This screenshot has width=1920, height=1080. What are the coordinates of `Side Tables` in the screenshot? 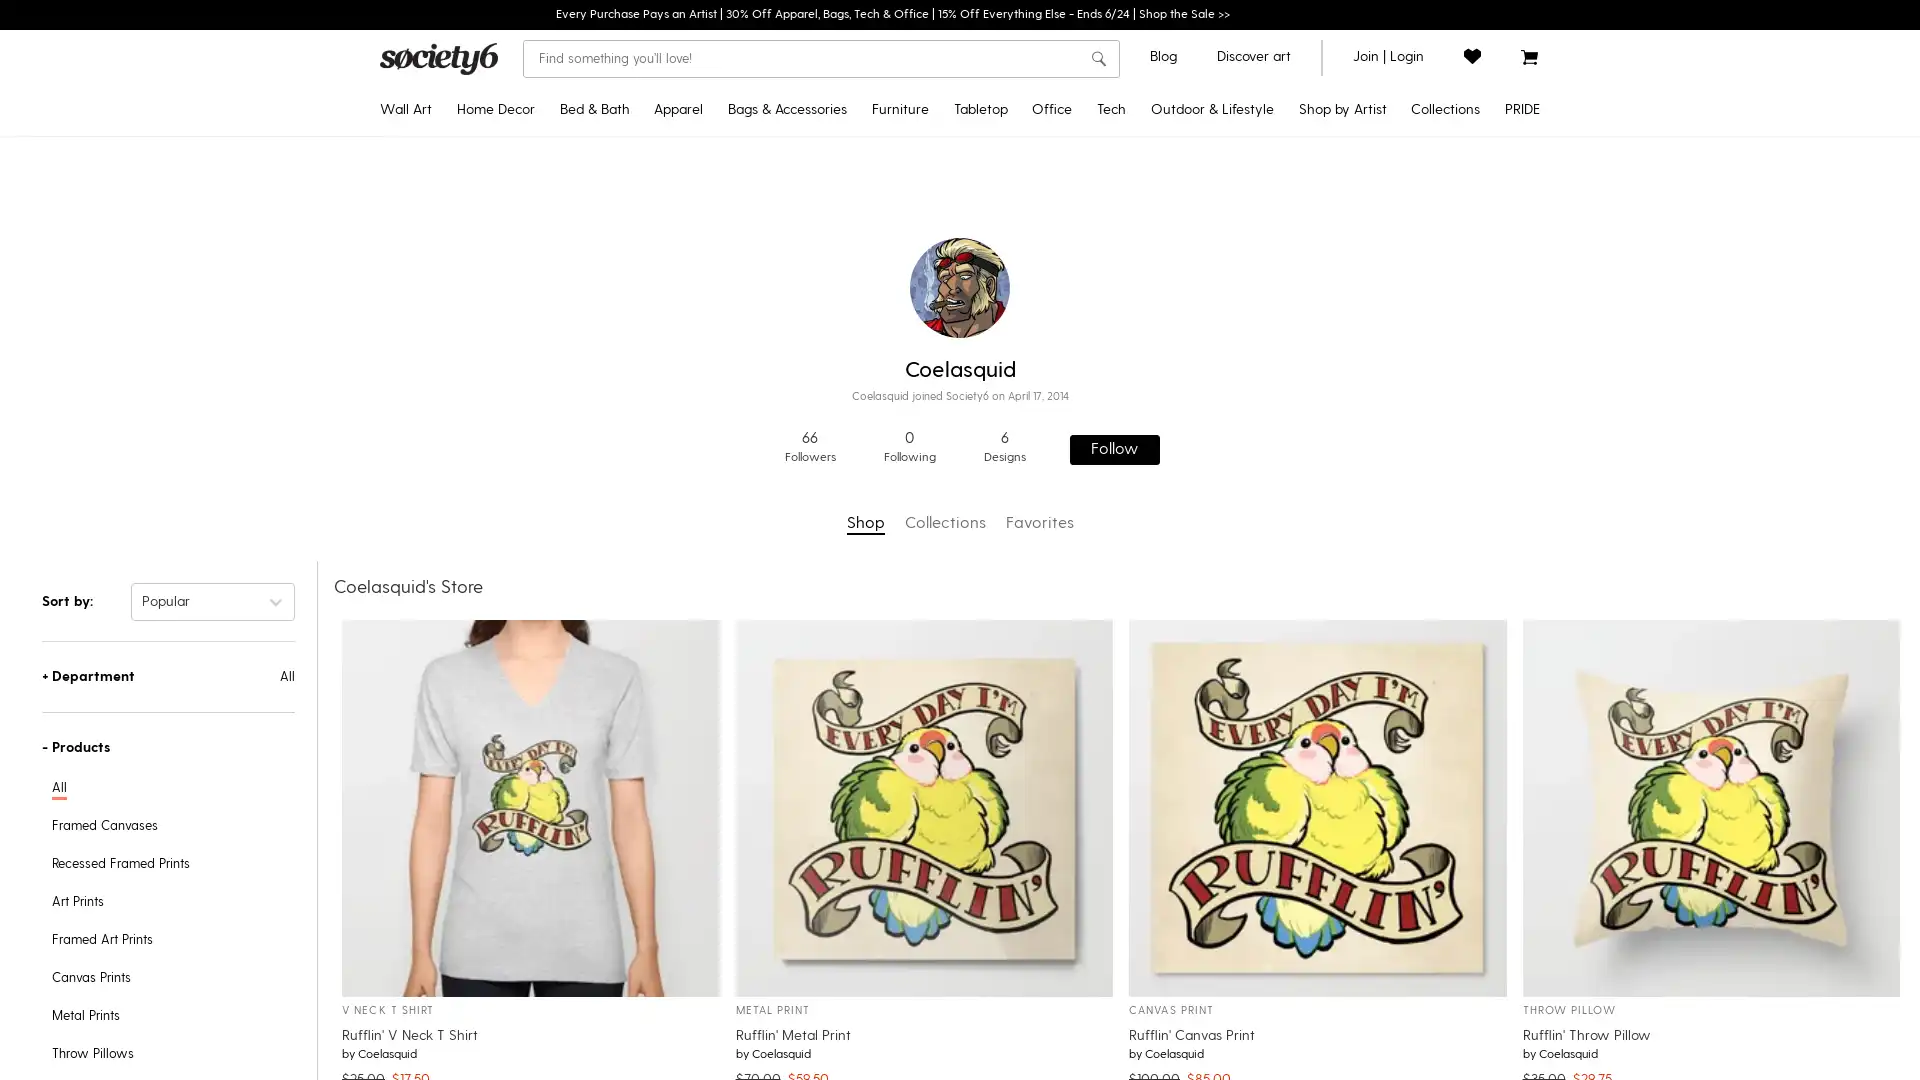 It's located at (934, 289).